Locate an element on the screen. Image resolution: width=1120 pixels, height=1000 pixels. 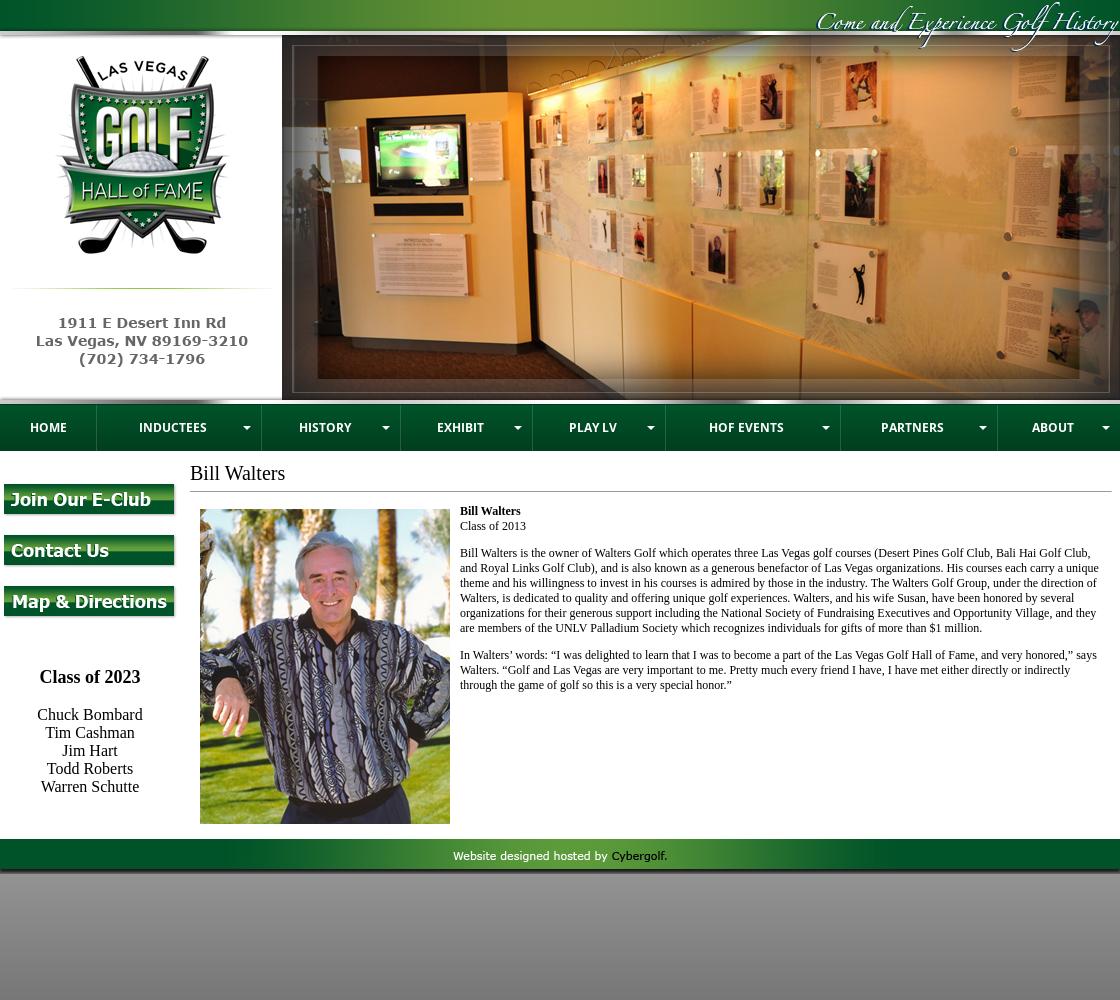
'Inductees' is located at coordinates (172, 426).